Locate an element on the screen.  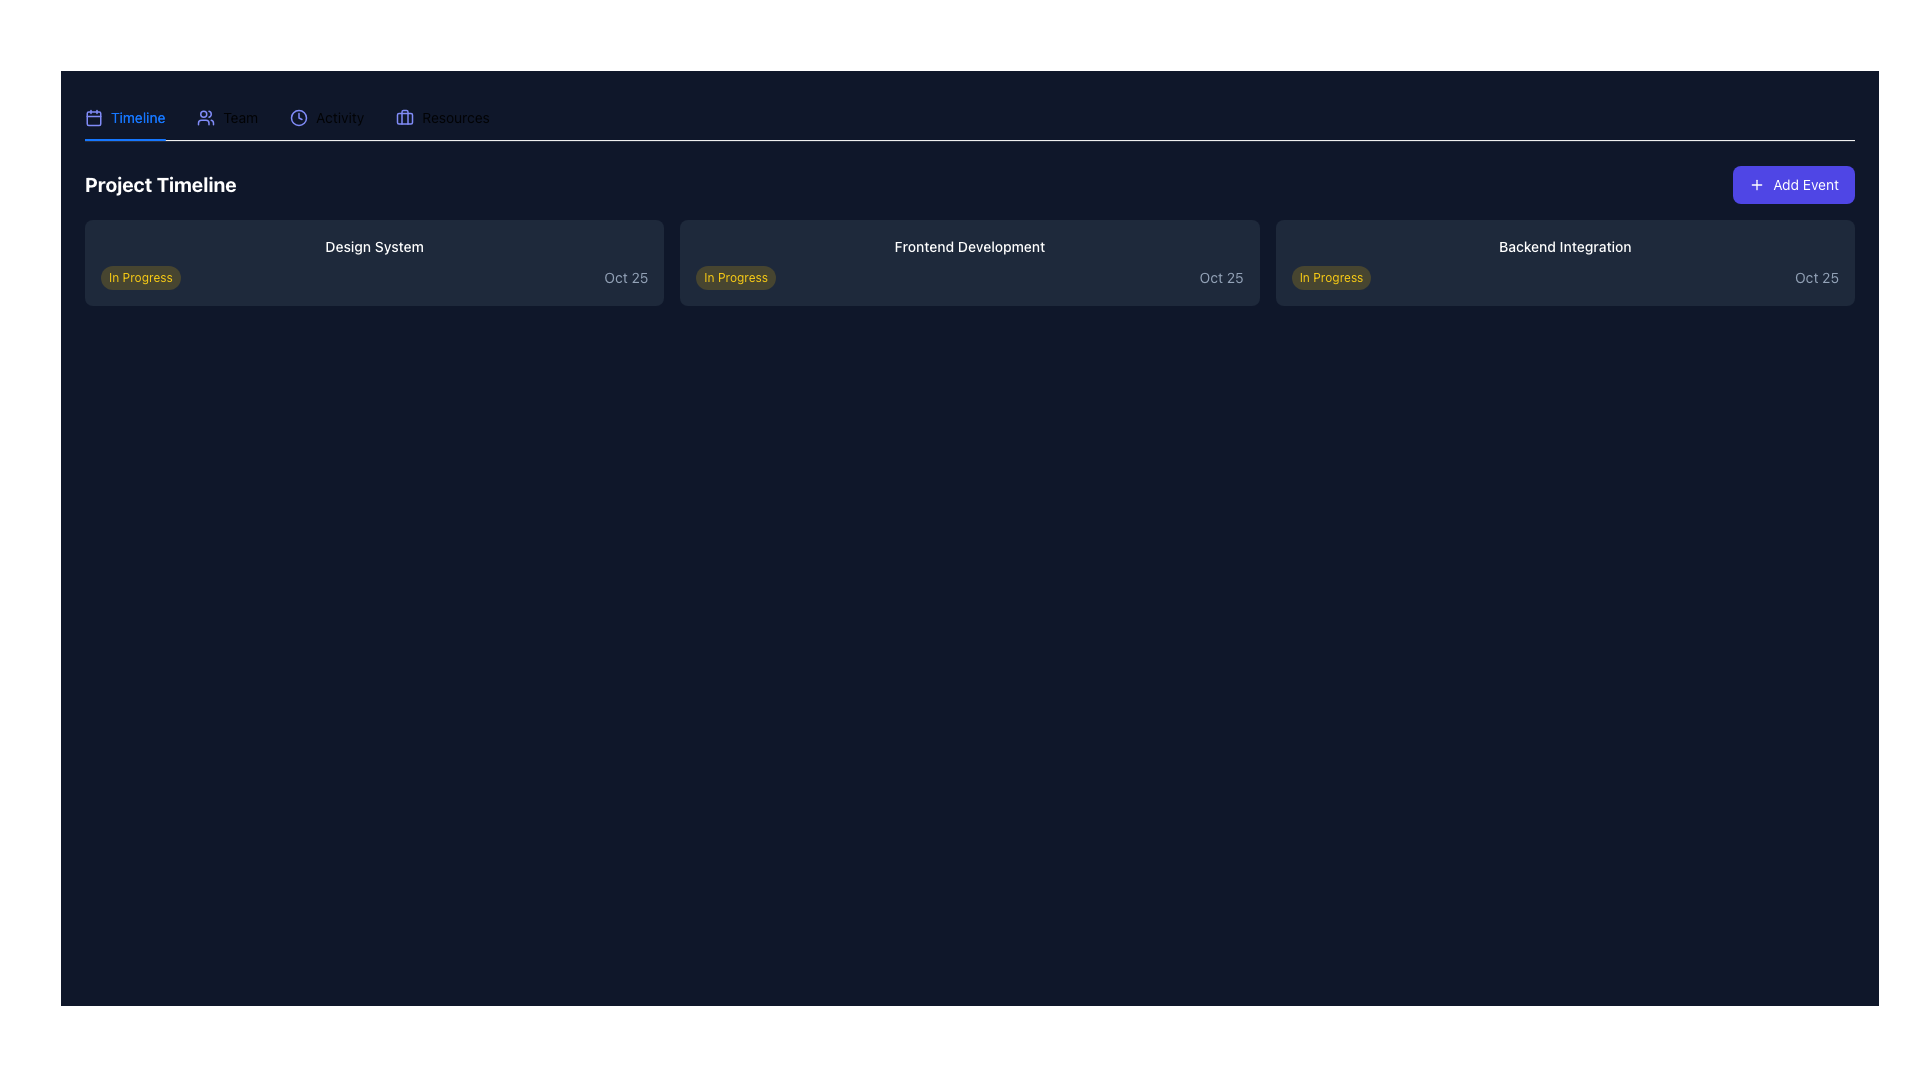
the SVG icon representing a group of users with an indigo outline, located in the top navigation bar next to the 'Team' label is located at coordinates (206, 118).